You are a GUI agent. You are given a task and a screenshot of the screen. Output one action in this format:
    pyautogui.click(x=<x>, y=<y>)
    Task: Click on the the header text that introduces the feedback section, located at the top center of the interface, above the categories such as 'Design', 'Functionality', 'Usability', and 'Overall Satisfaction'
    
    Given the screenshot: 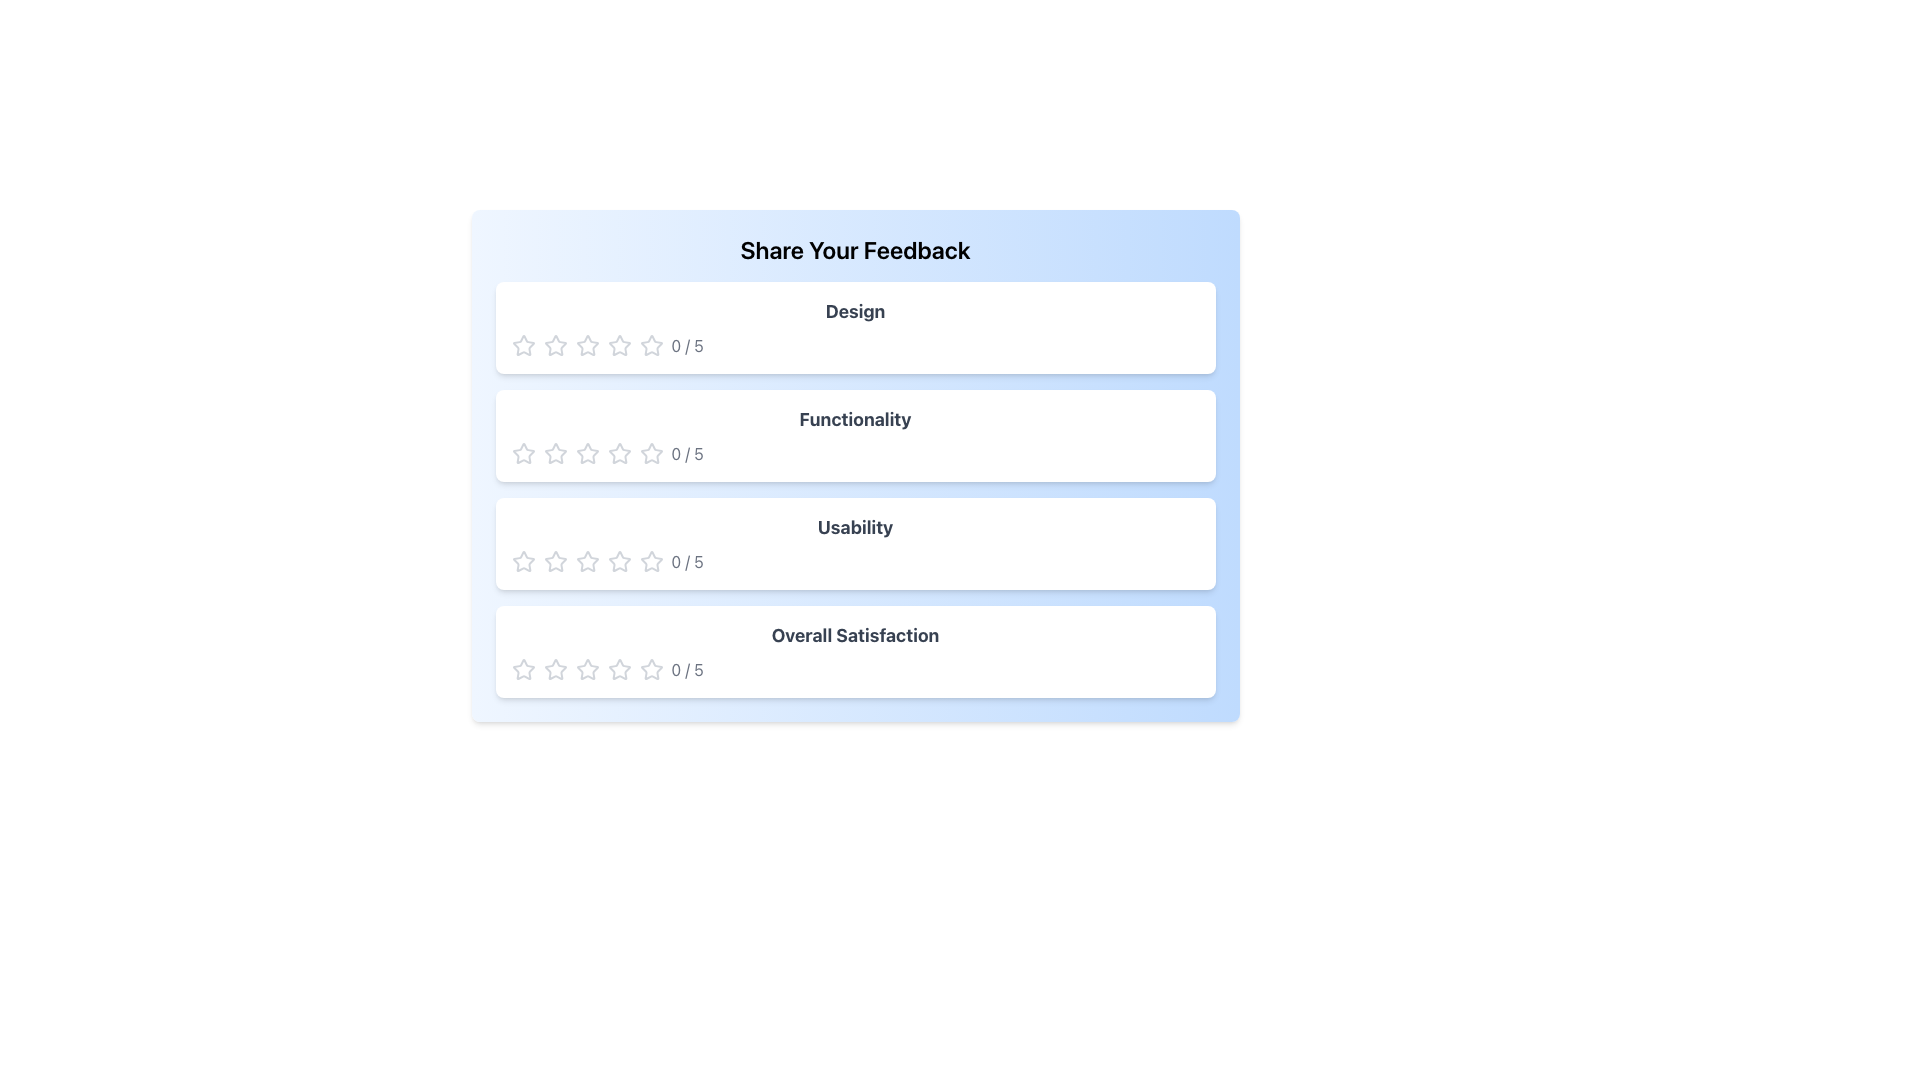 What is the action you would take?
    pyautogui.click(x=855, y=249)
    